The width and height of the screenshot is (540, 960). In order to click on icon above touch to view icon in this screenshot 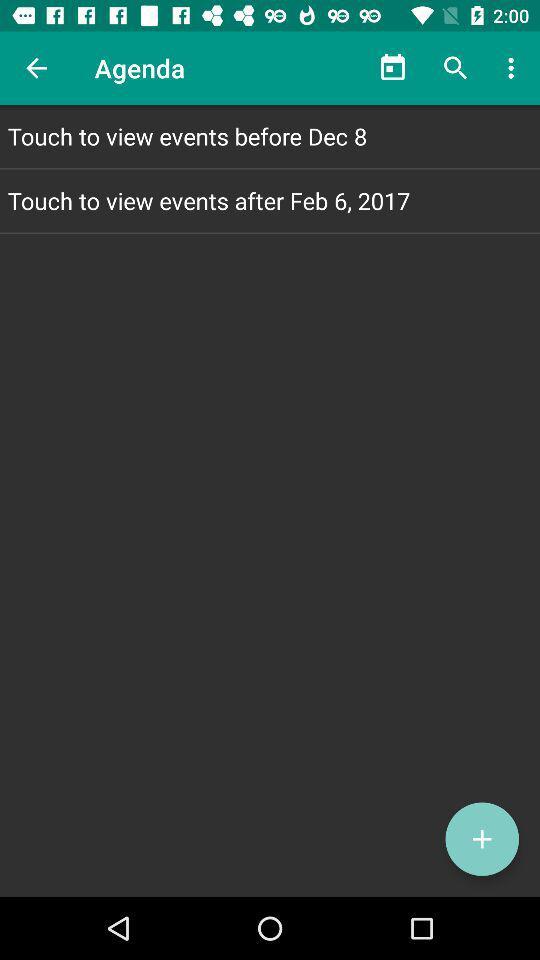, I will do `click(455, 68)`.